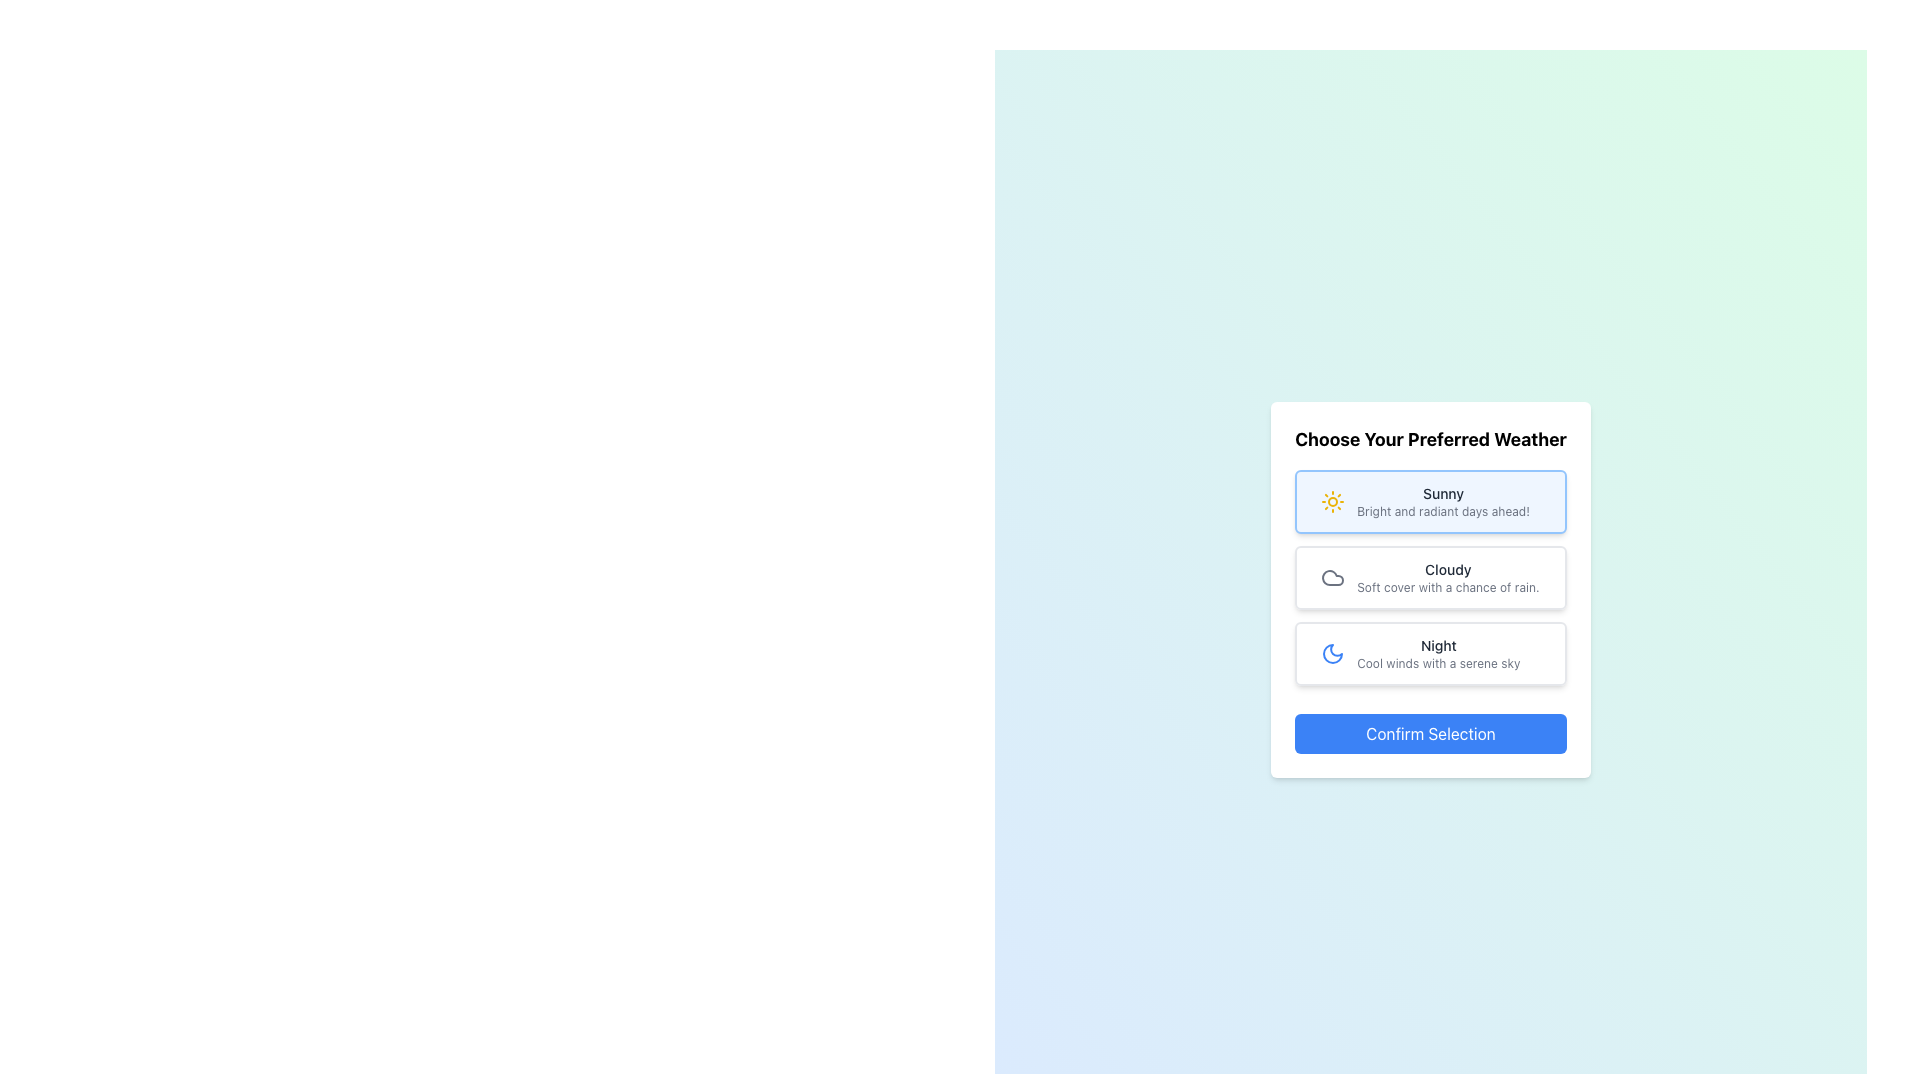 The width and height of the screenshot is (1920, 1080). I want to click on the static text displaying the message 'Soft cover with a chance of rain.' which is located below the heading 'Cloudy' in the weather option card, so click(1448, 586).